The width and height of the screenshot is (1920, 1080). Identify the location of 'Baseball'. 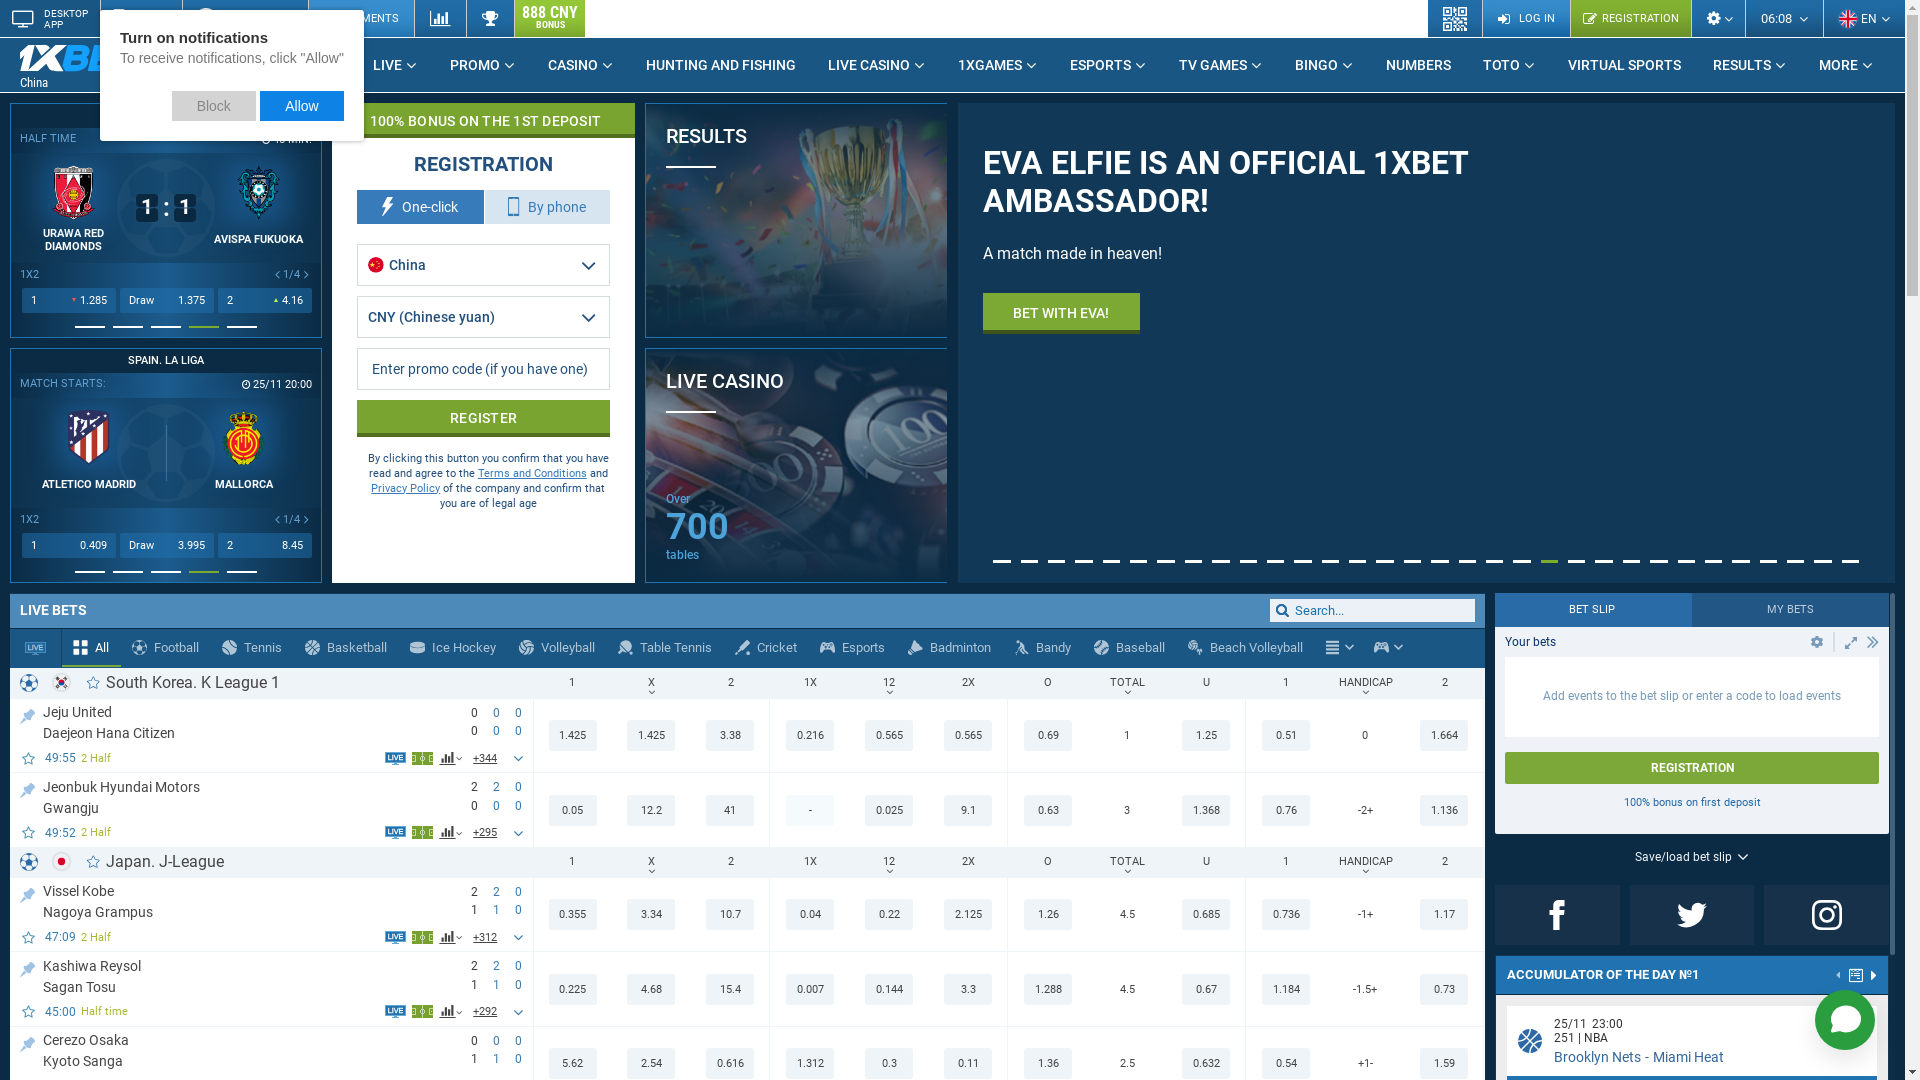
(1129, 648).